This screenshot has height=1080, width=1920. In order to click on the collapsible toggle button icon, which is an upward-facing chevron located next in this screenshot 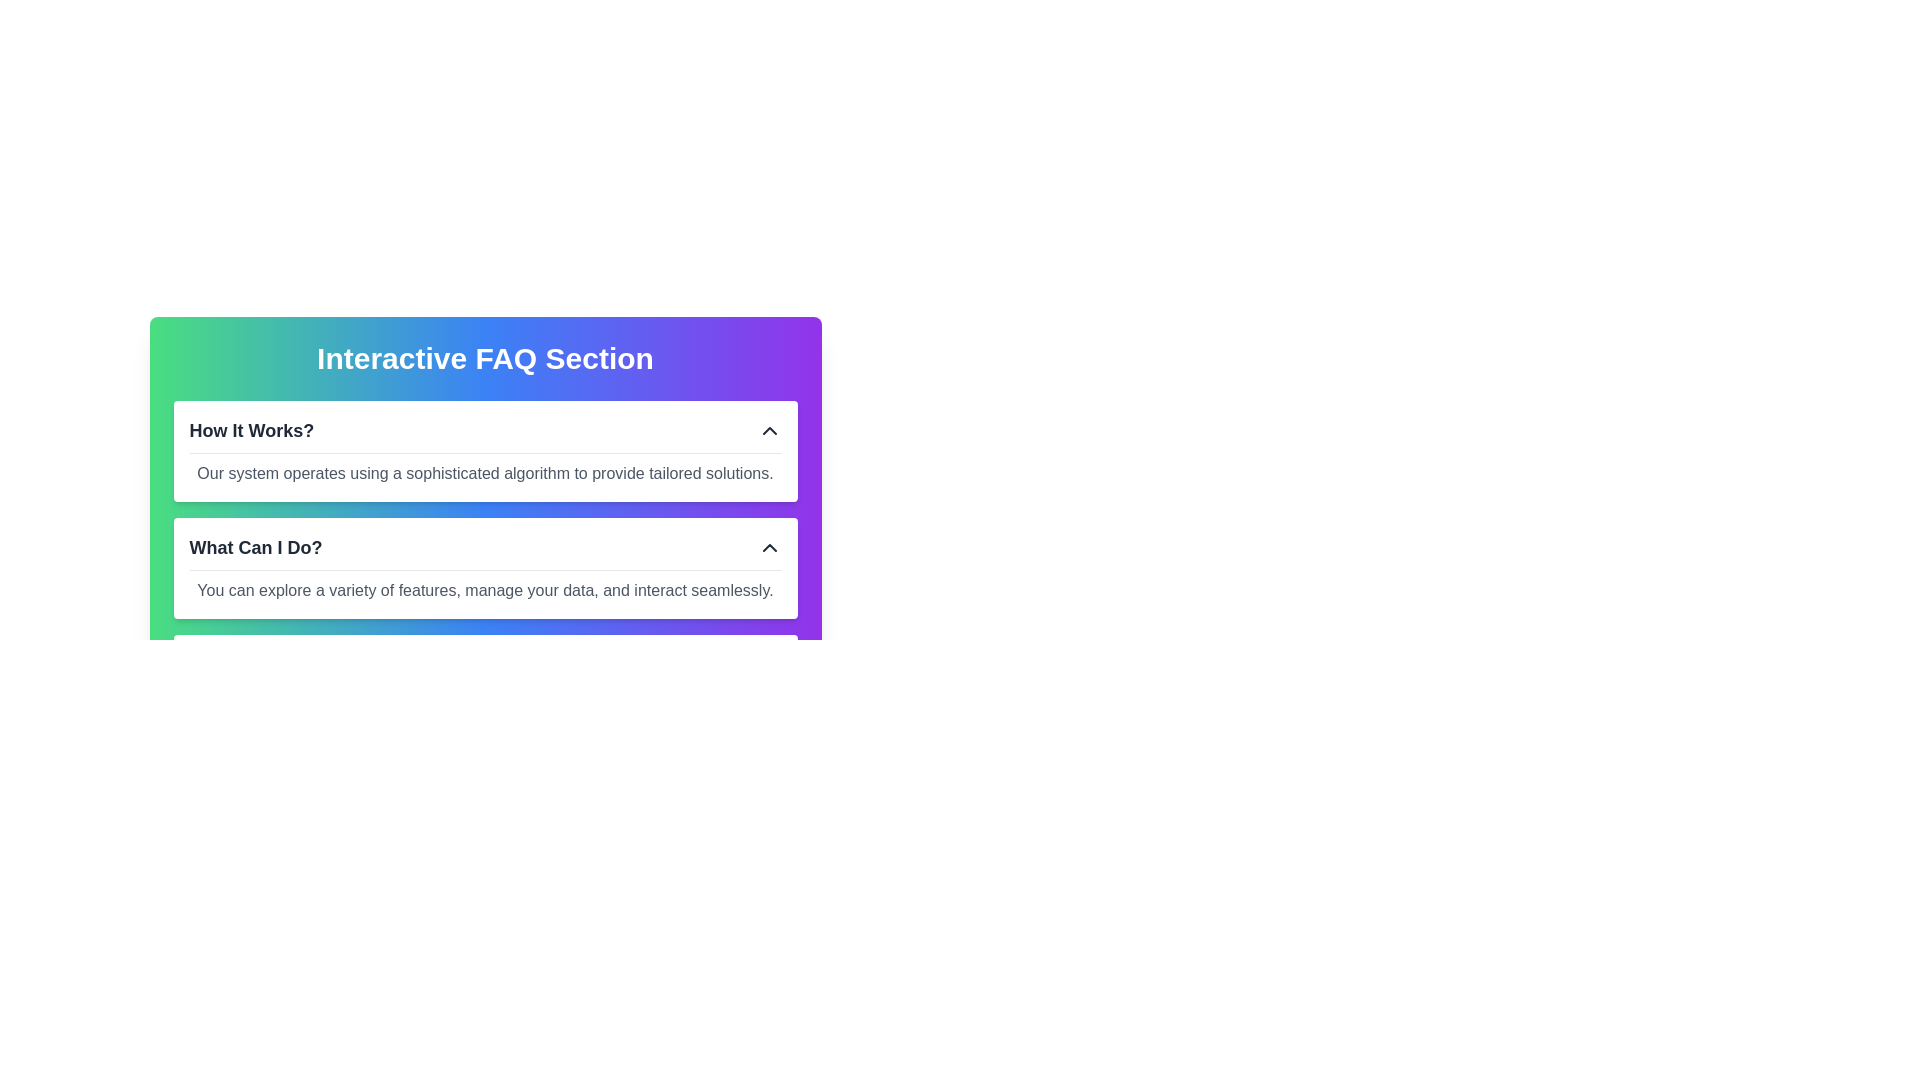, I will do `click(768, 547)`.